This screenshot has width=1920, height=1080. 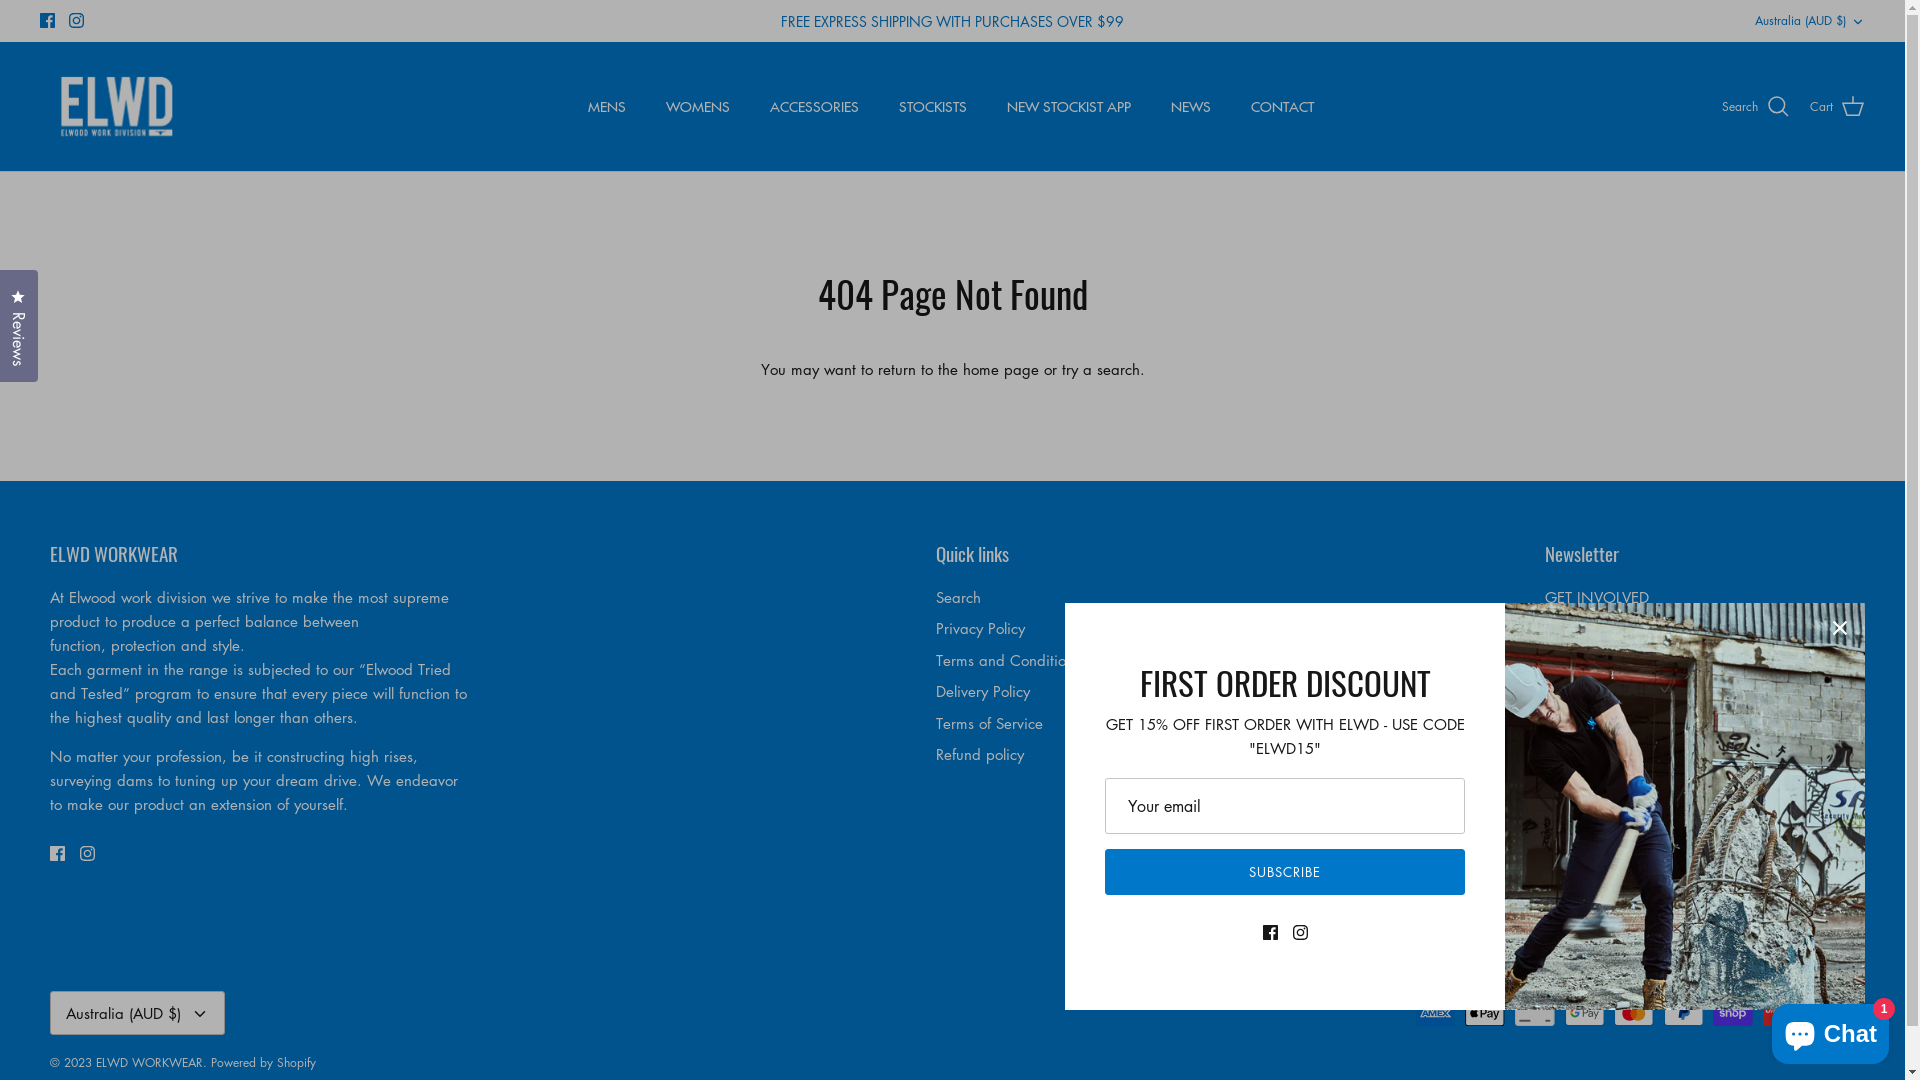 I want to click on 'Terms and Conditions', so click(x=935, y=659).